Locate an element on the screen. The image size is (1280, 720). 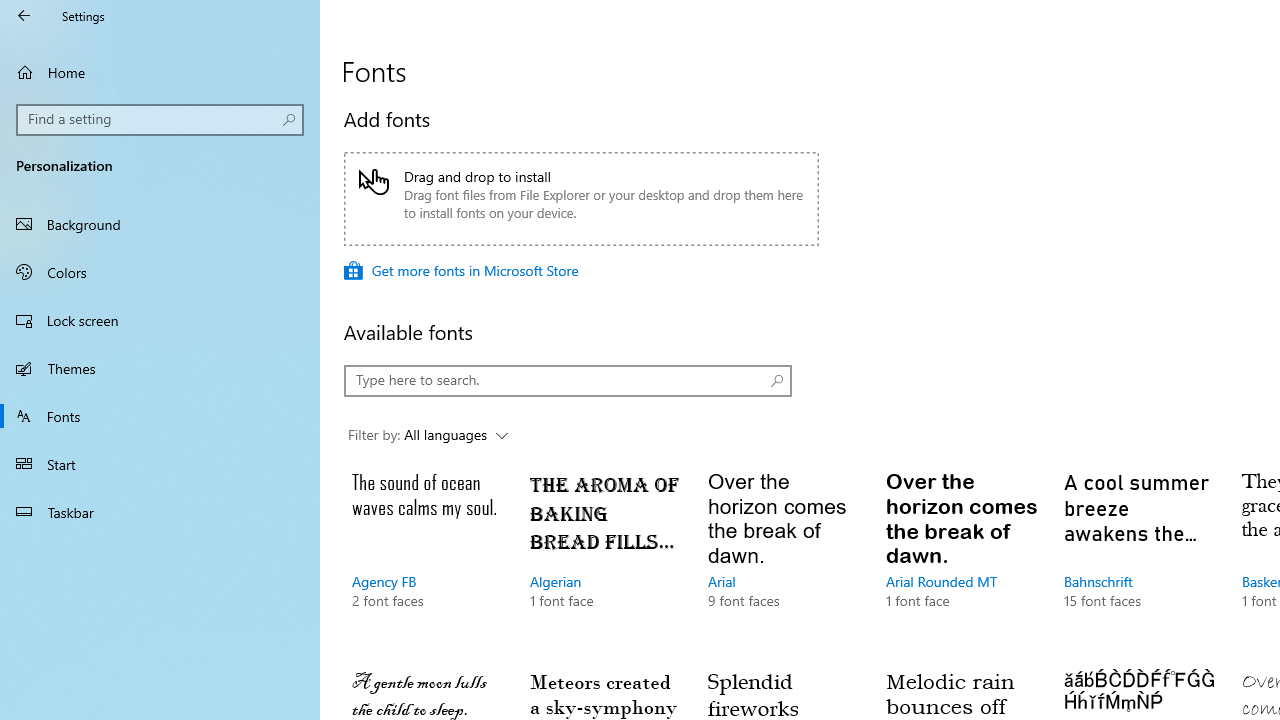
'Search box, Find a setting' is located at coordinates (160, 119).